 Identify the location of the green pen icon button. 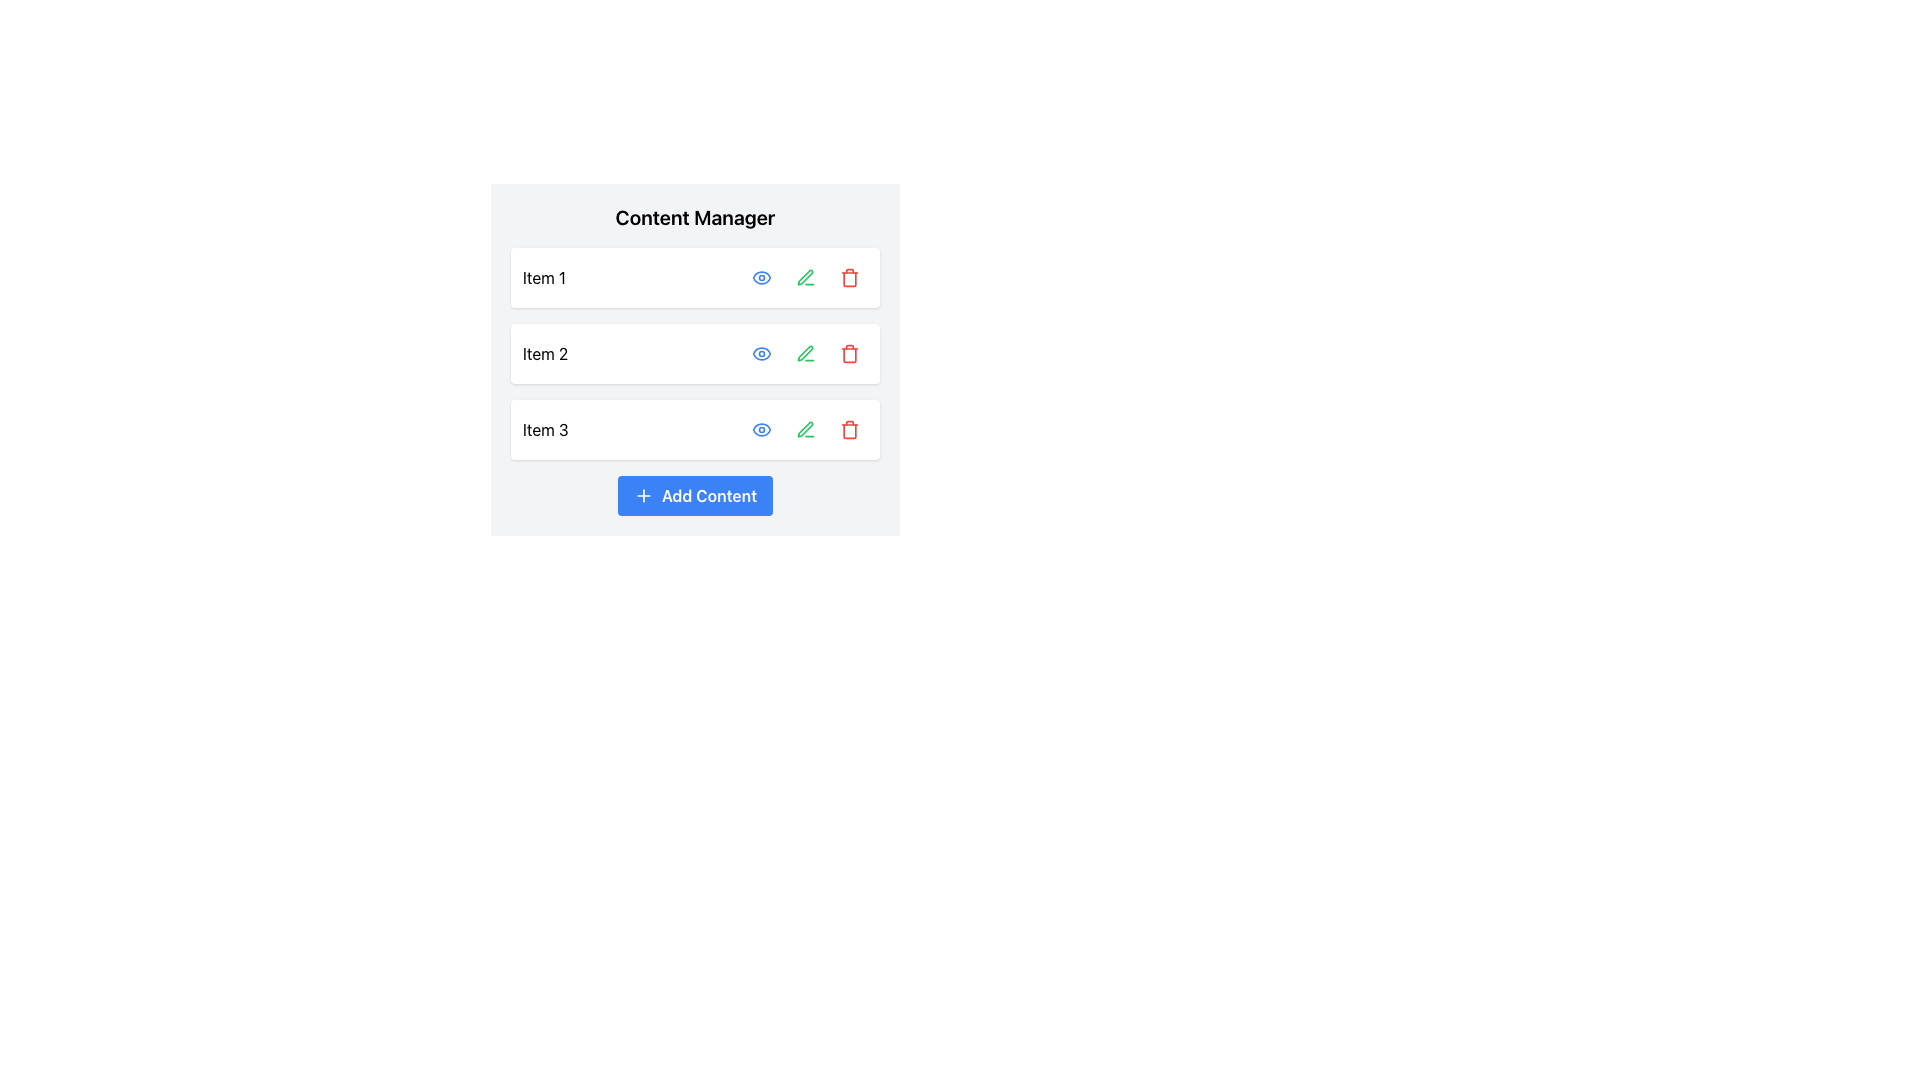
(806, 277).